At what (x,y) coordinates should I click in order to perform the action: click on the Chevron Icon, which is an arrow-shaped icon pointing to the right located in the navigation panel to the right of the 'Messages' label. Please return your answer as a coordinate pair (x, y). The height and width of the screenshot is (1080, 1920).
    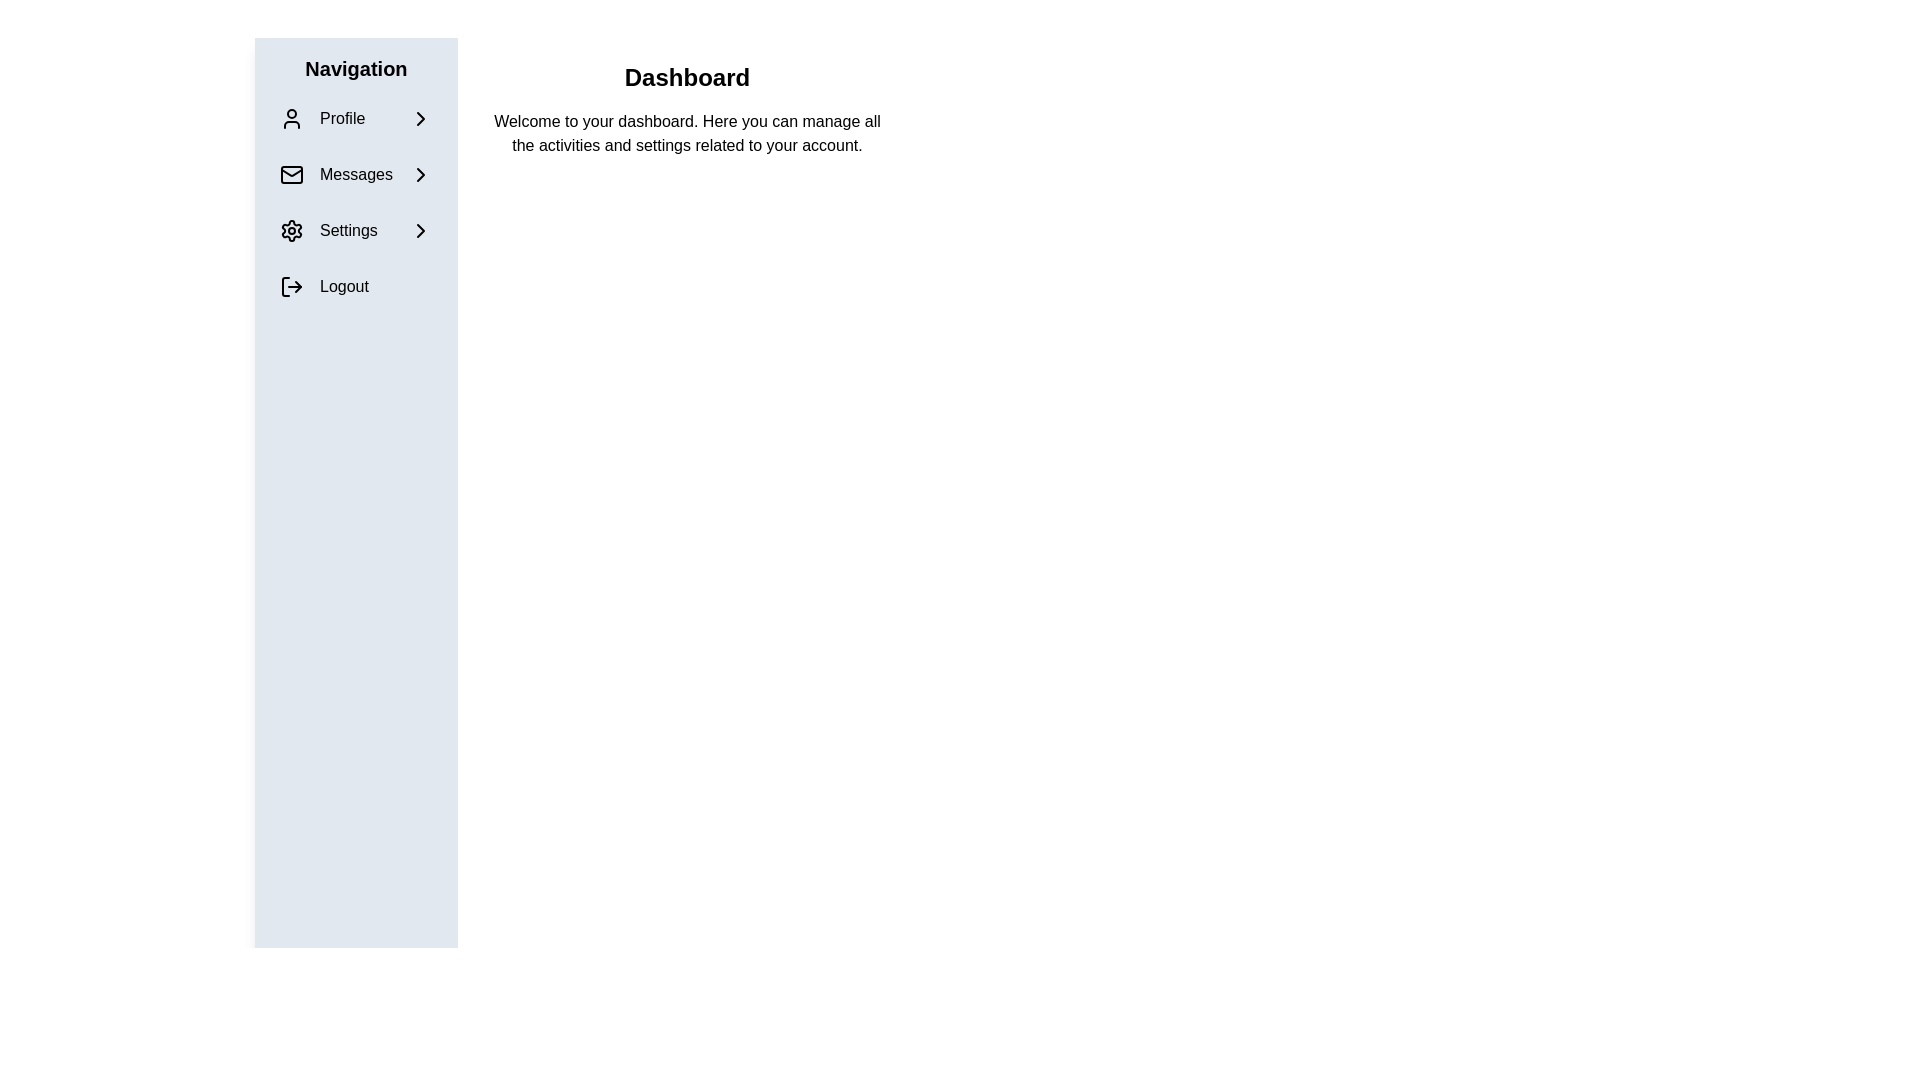
    Looking at the image, I should click on (419, 173).